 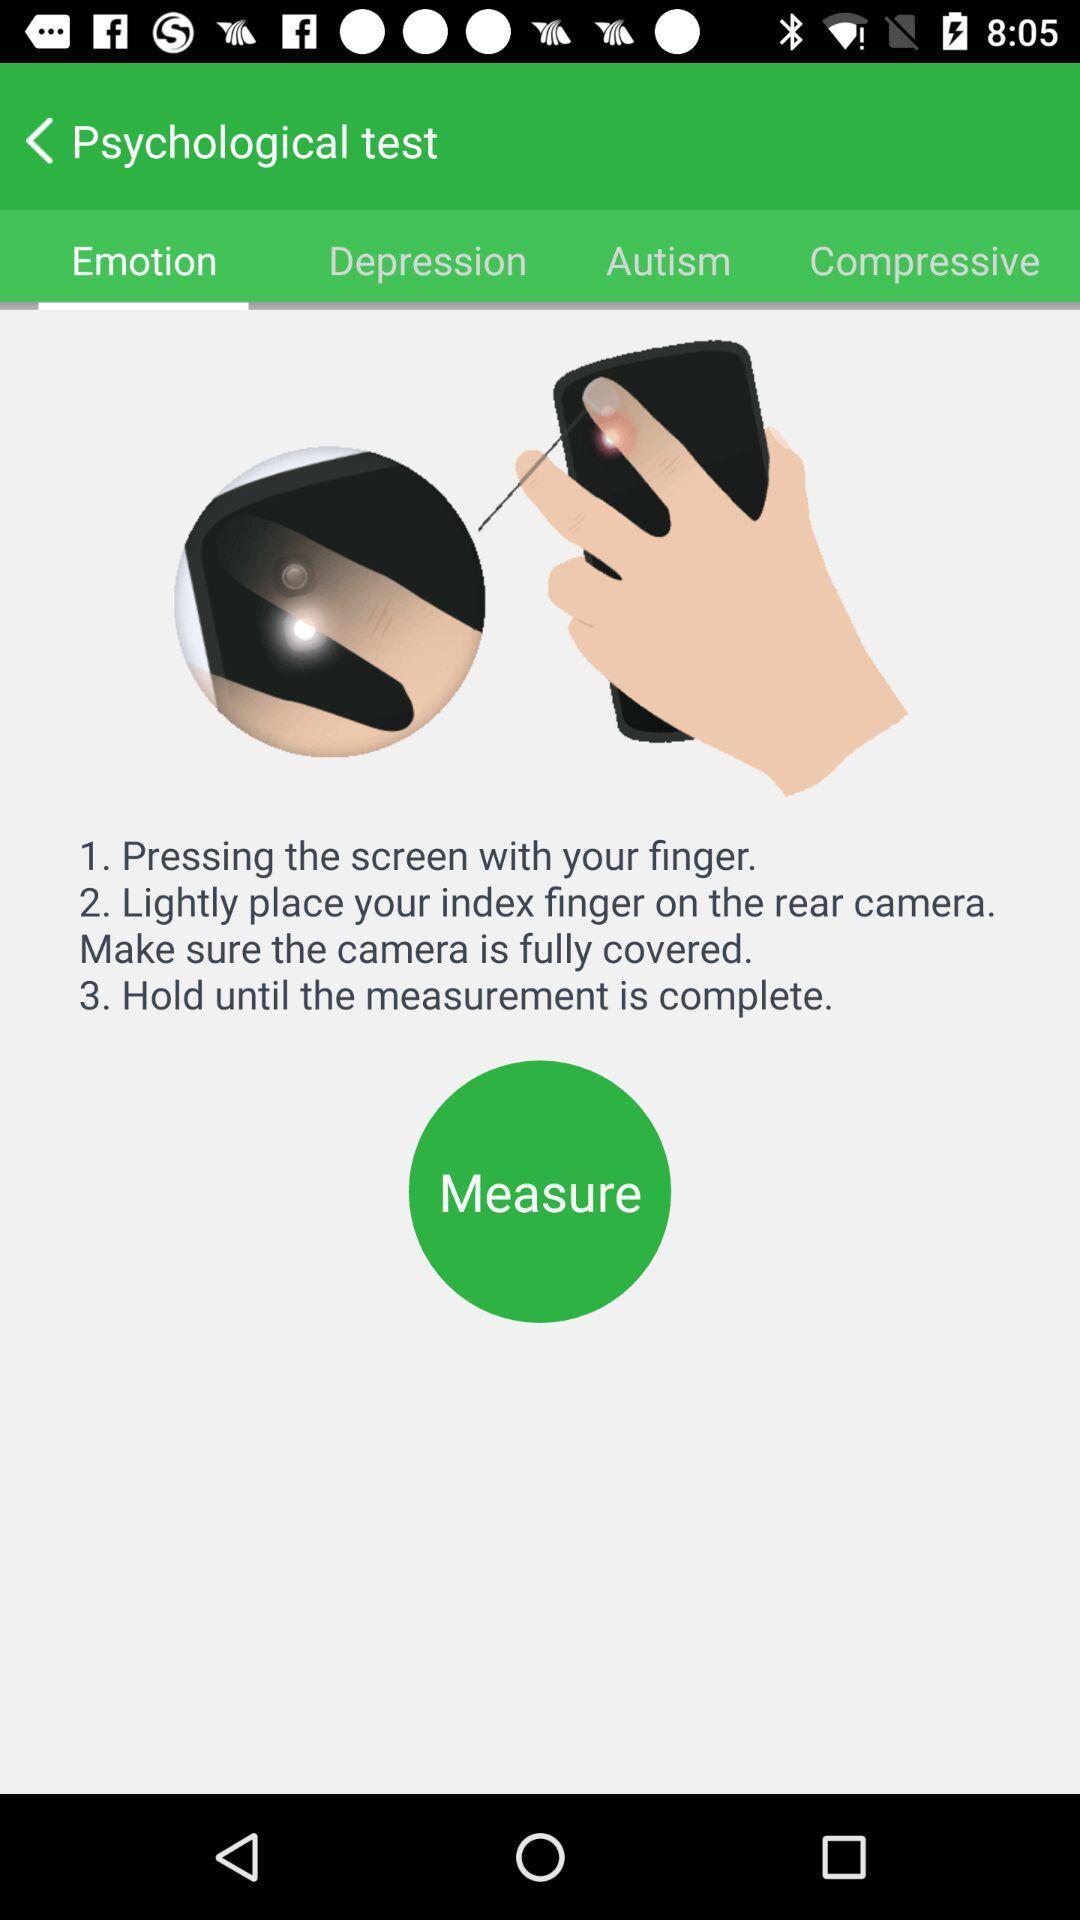 What do you see at coordinates (426, 258) in the screenshot?
I see `the item below the psychological test icon` at bounding box center [426, 258].